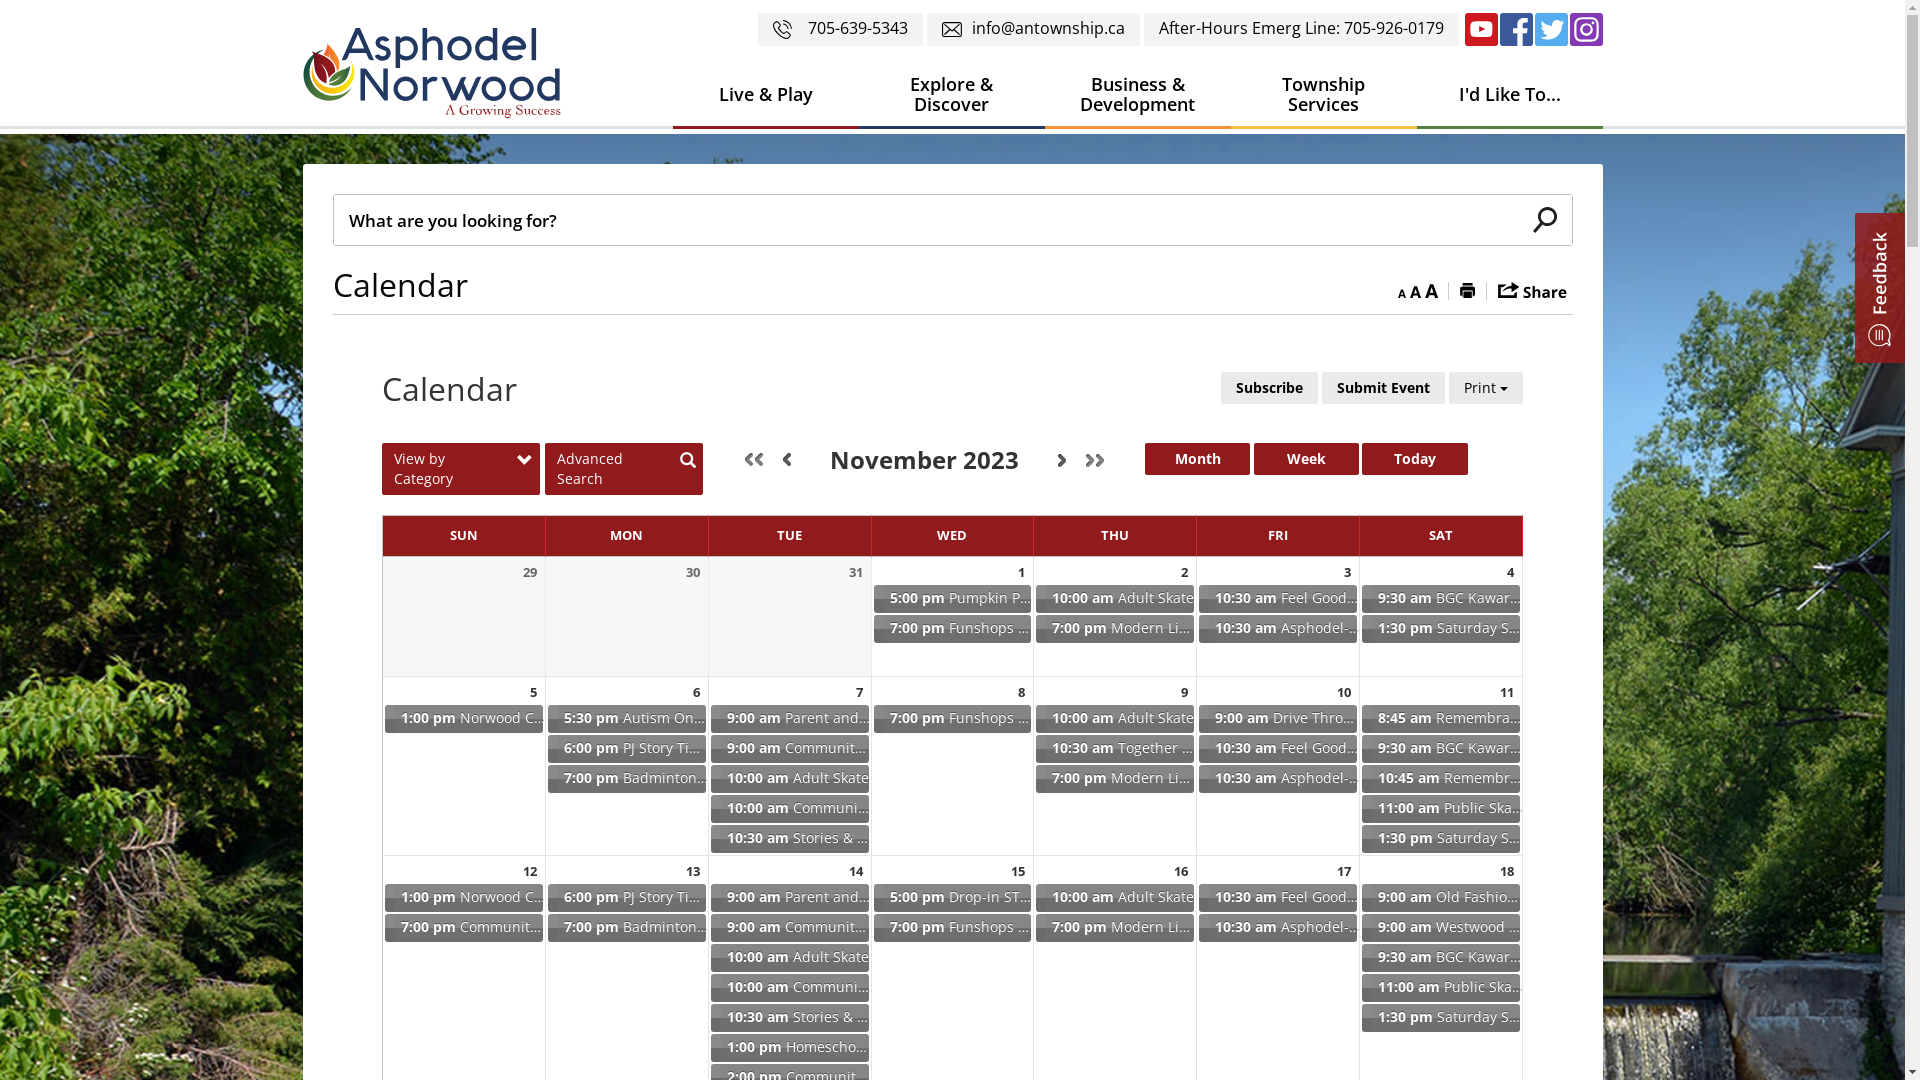 The image size is (1920, 1080). What do you see at coordinates (1544, 219) in the screenshot?
I see `'SEARCH'` at bounding box center [1544, 219].